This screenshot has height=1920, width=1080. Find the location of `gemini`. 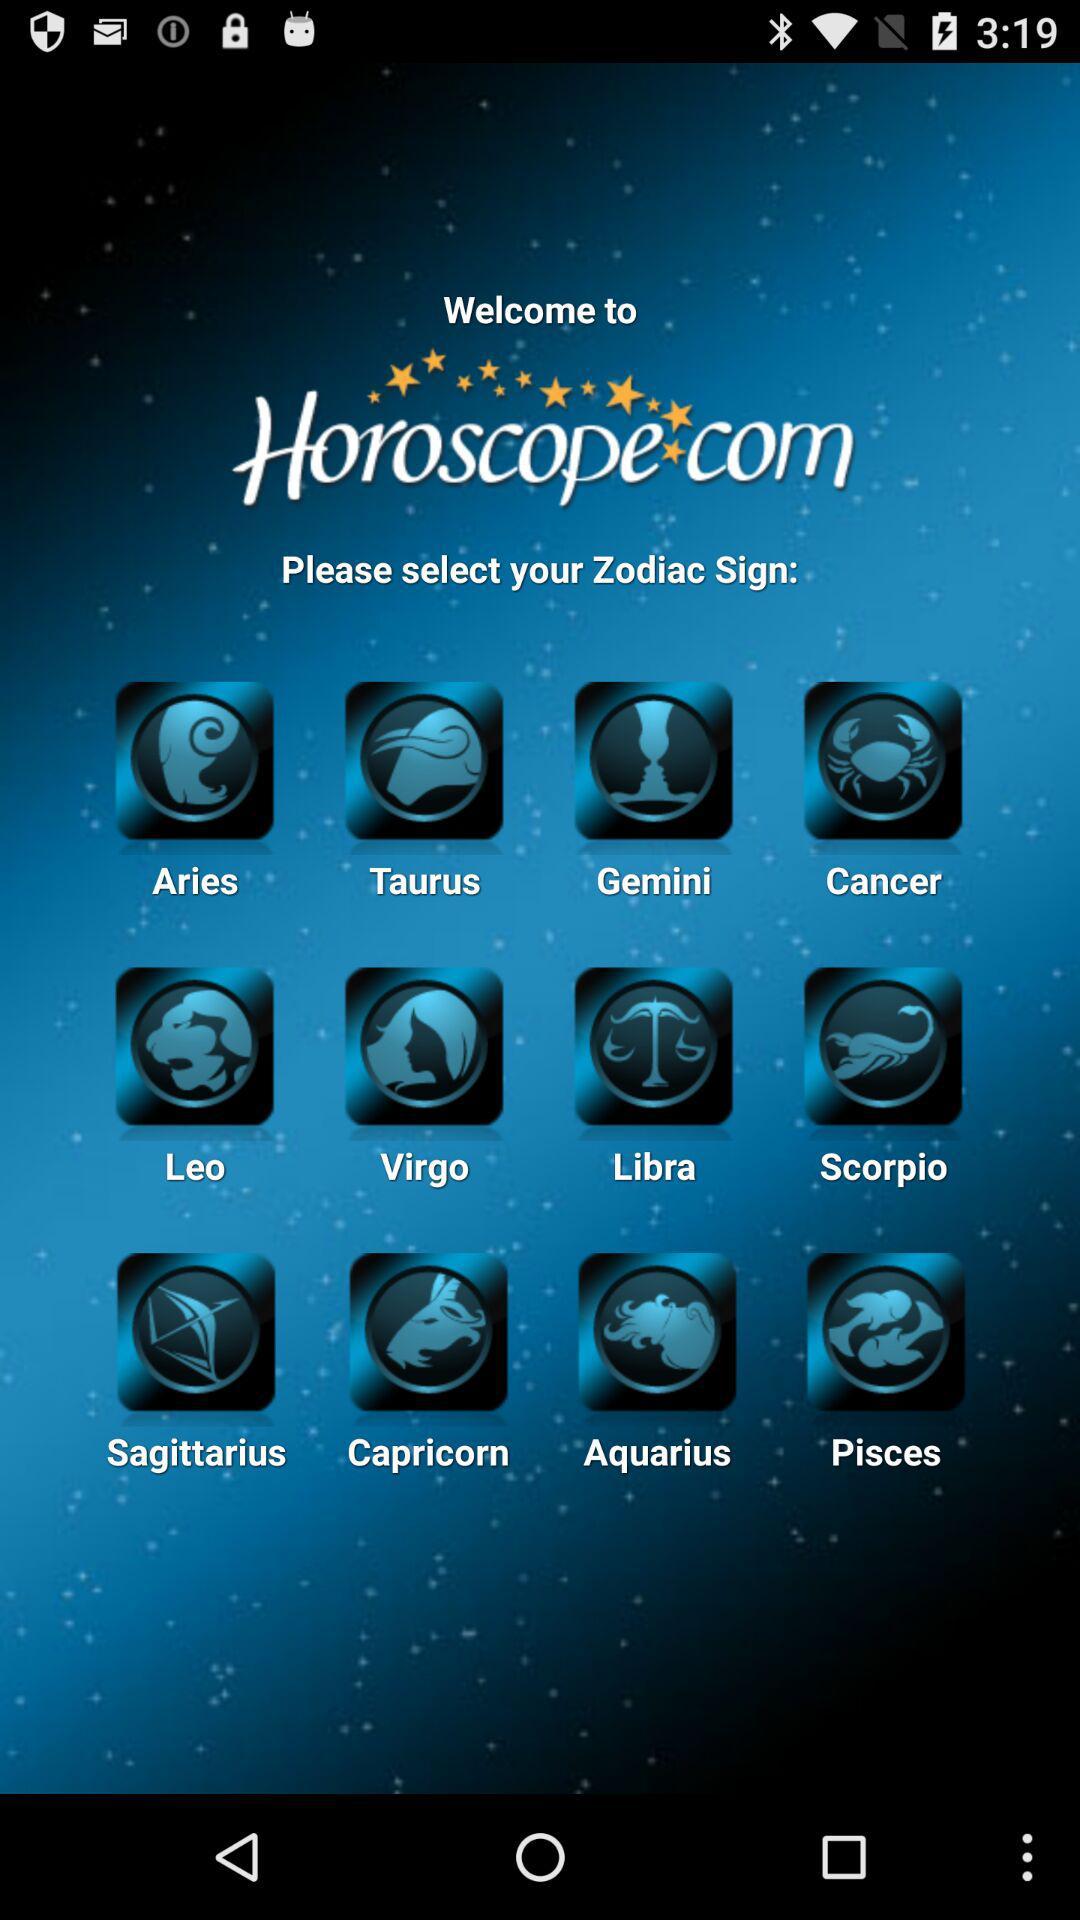

gemini is located at coordinates (653, 756).